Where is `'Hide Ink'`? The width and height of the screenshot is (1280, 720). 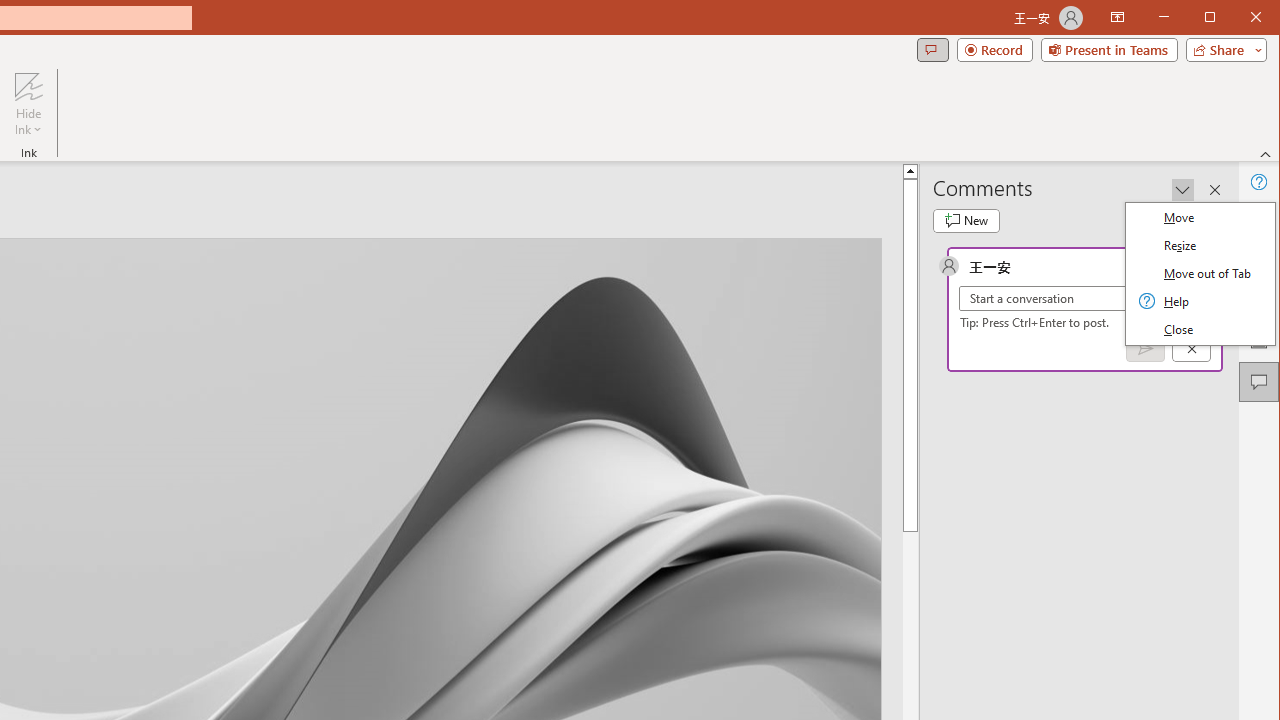
'Hide Ink' is located at coordinates (28, 104).